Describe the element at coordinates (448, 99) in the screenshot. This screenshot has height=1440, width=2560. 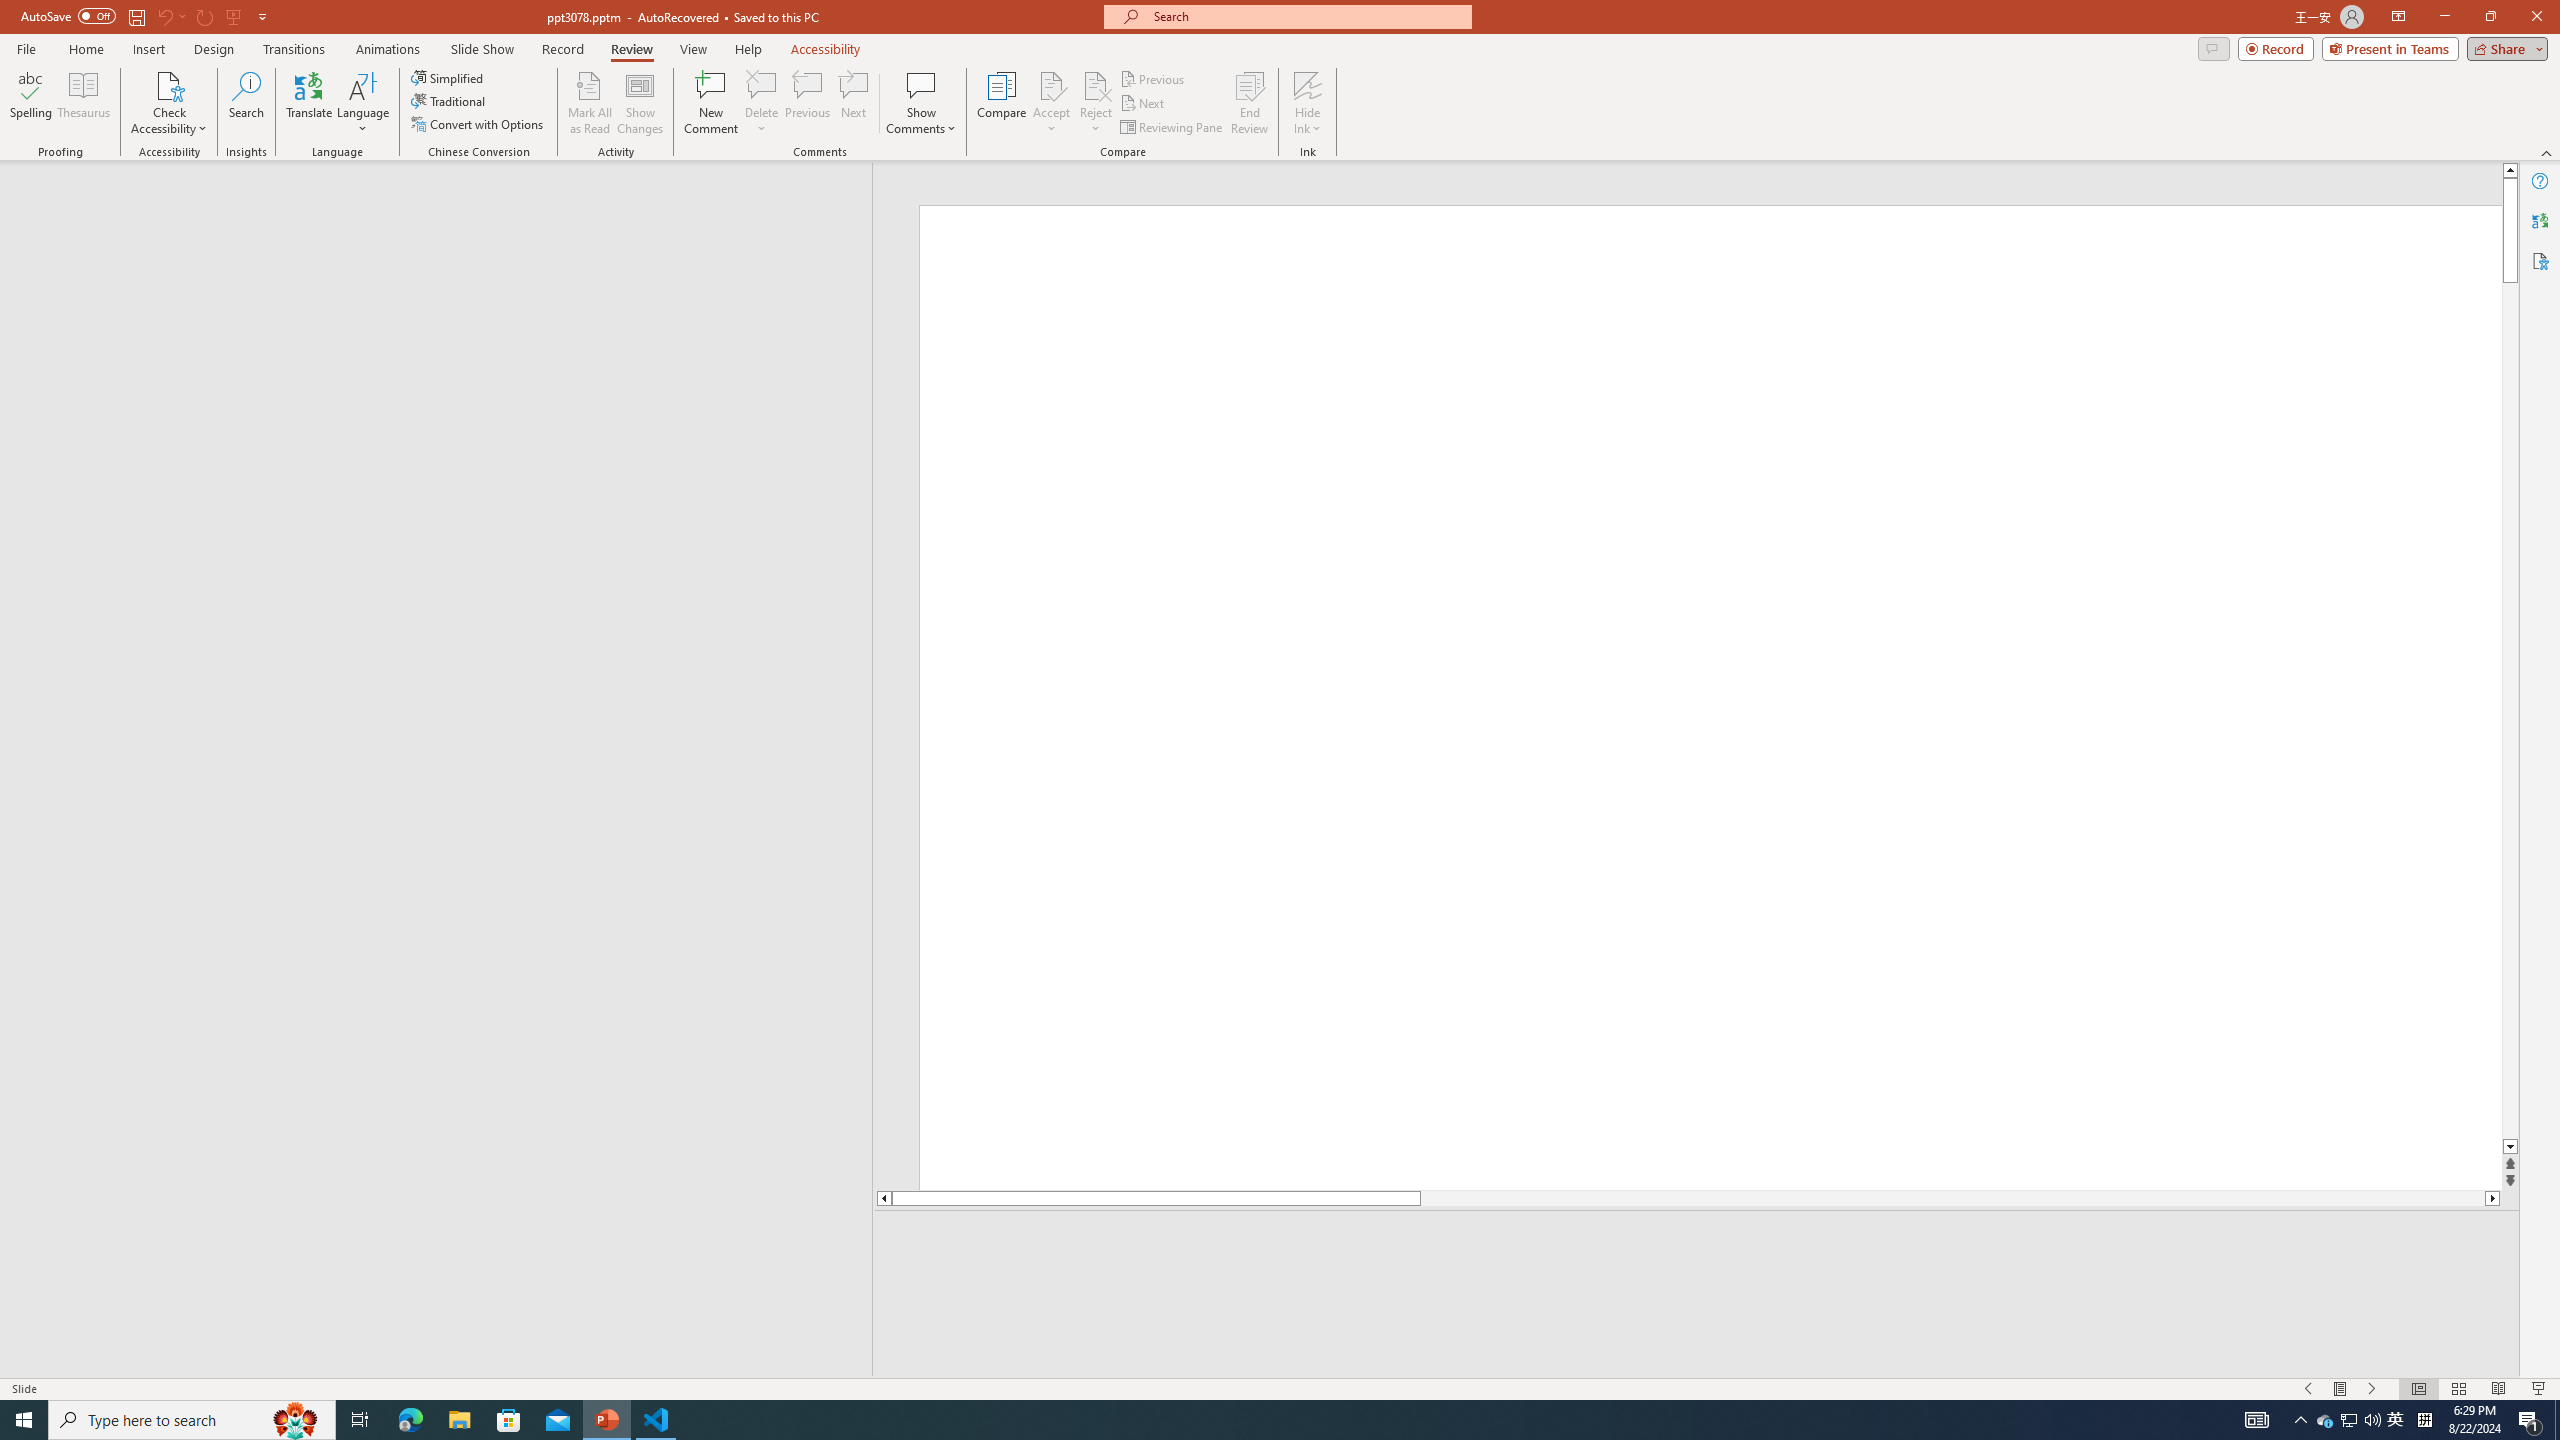
I see `'Traditional'` at that location.